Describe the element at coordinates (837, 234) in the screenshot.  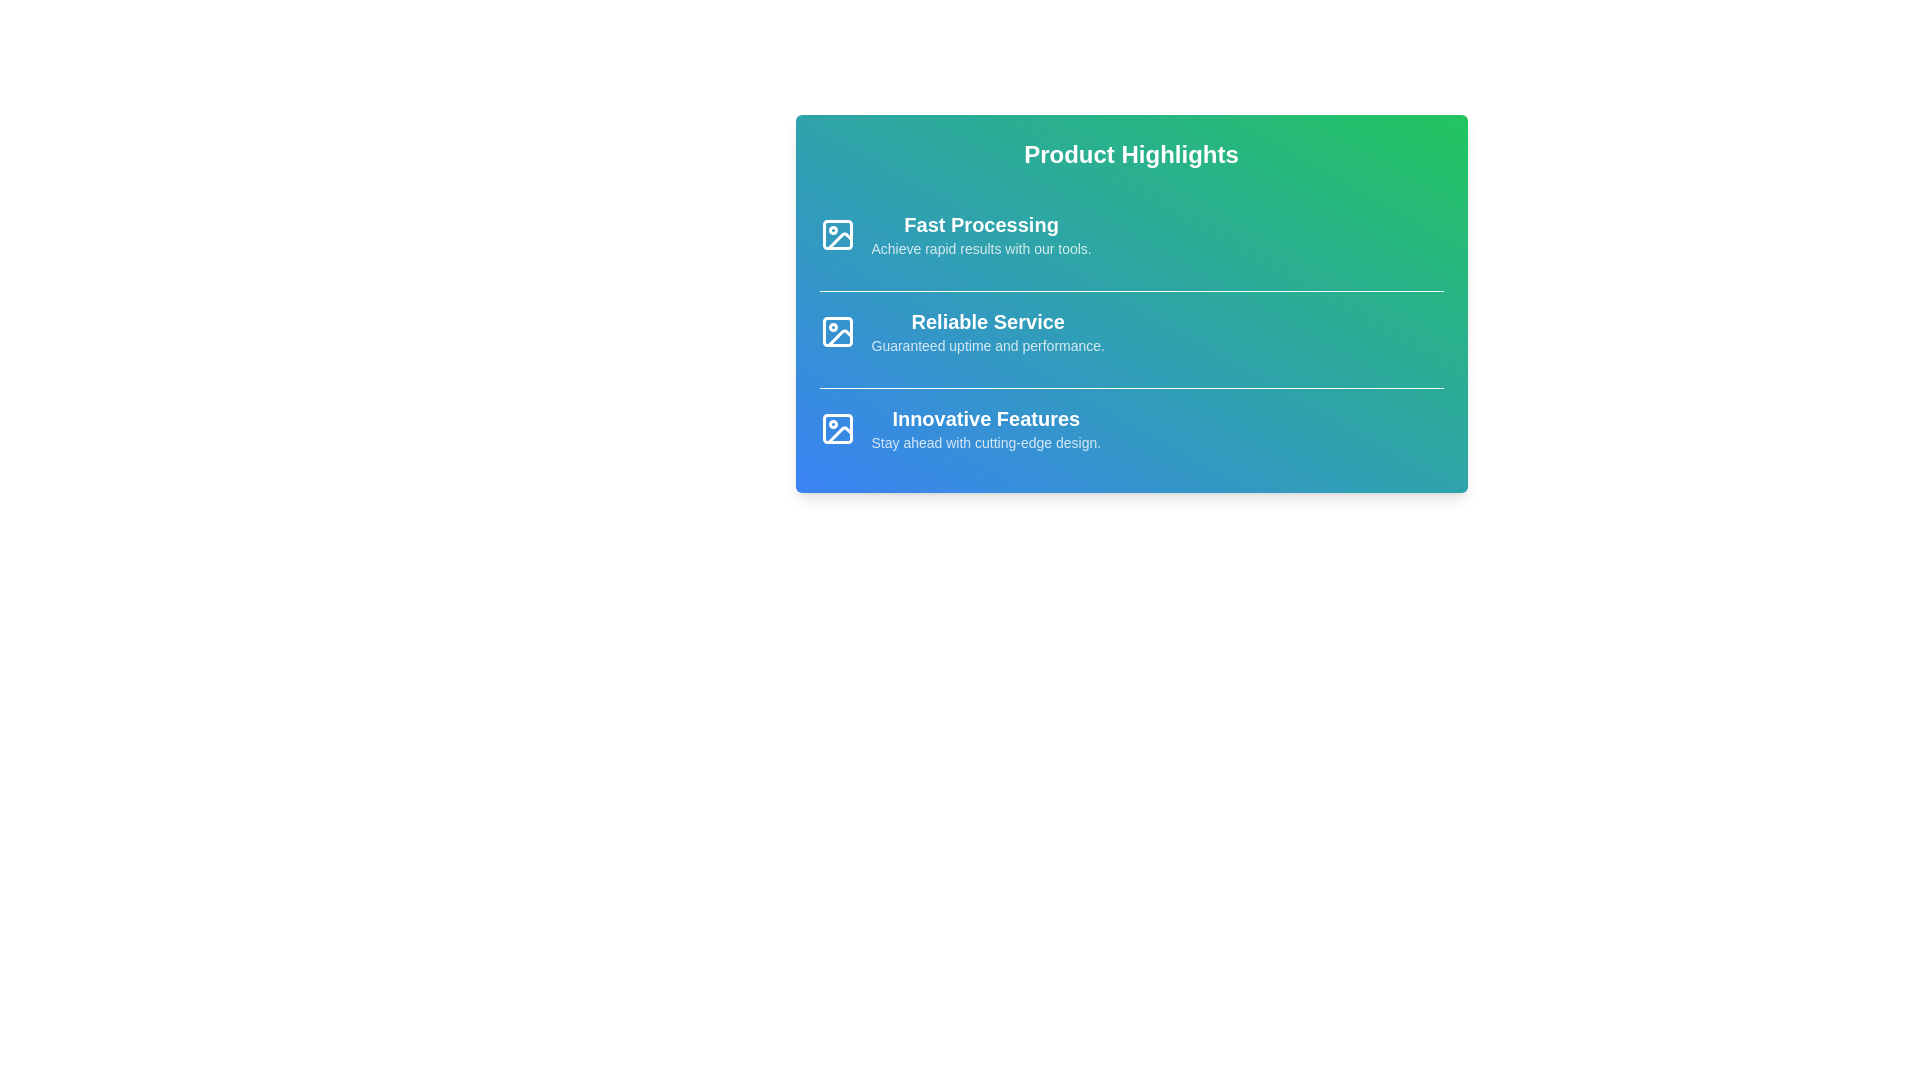
I see `the 'Fast Processing' feature icon located in the 'Product Highlights' section, which is the first graphical element aligned to the left of the text 'Fast Processing'` at that location.